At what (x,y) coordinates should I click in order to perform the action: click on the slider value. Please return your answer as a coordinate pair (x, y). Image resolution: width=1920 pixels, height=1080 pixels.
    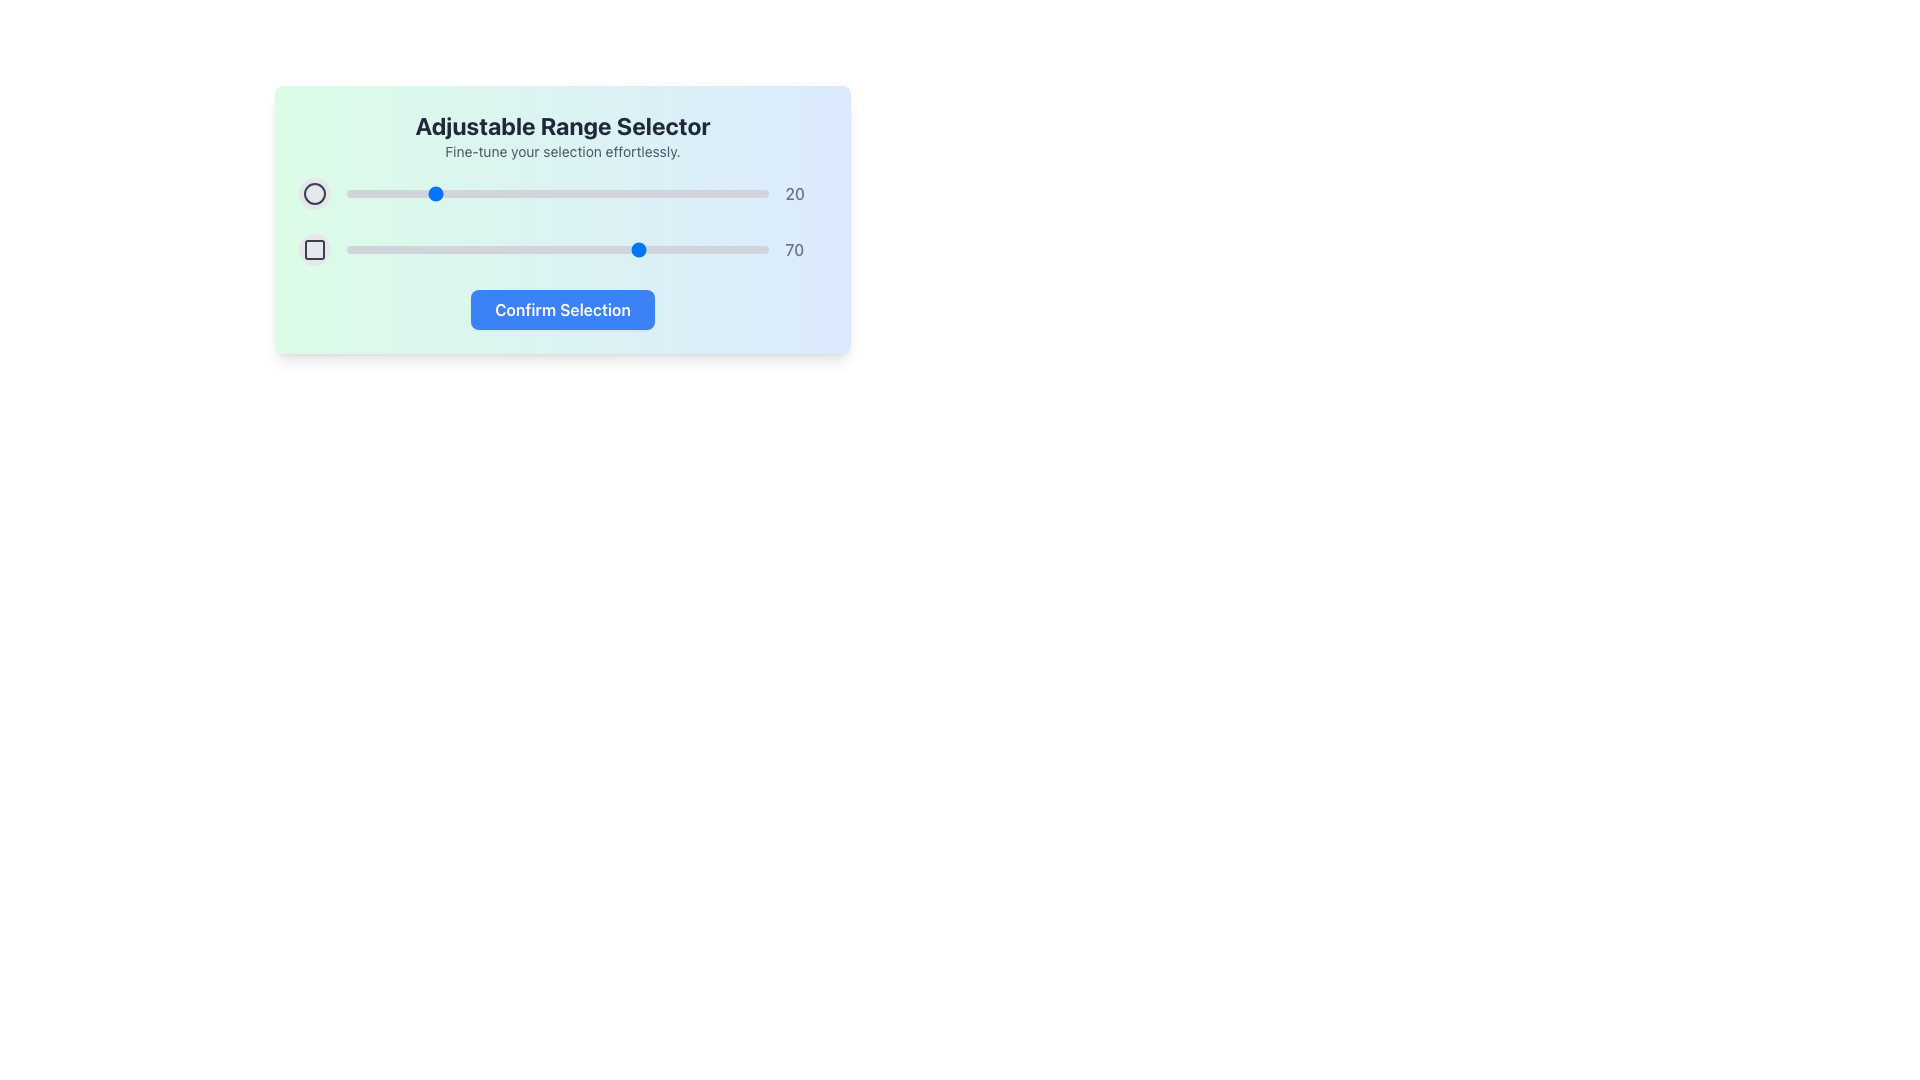
    Looking at the image, I should click on (376, 249).